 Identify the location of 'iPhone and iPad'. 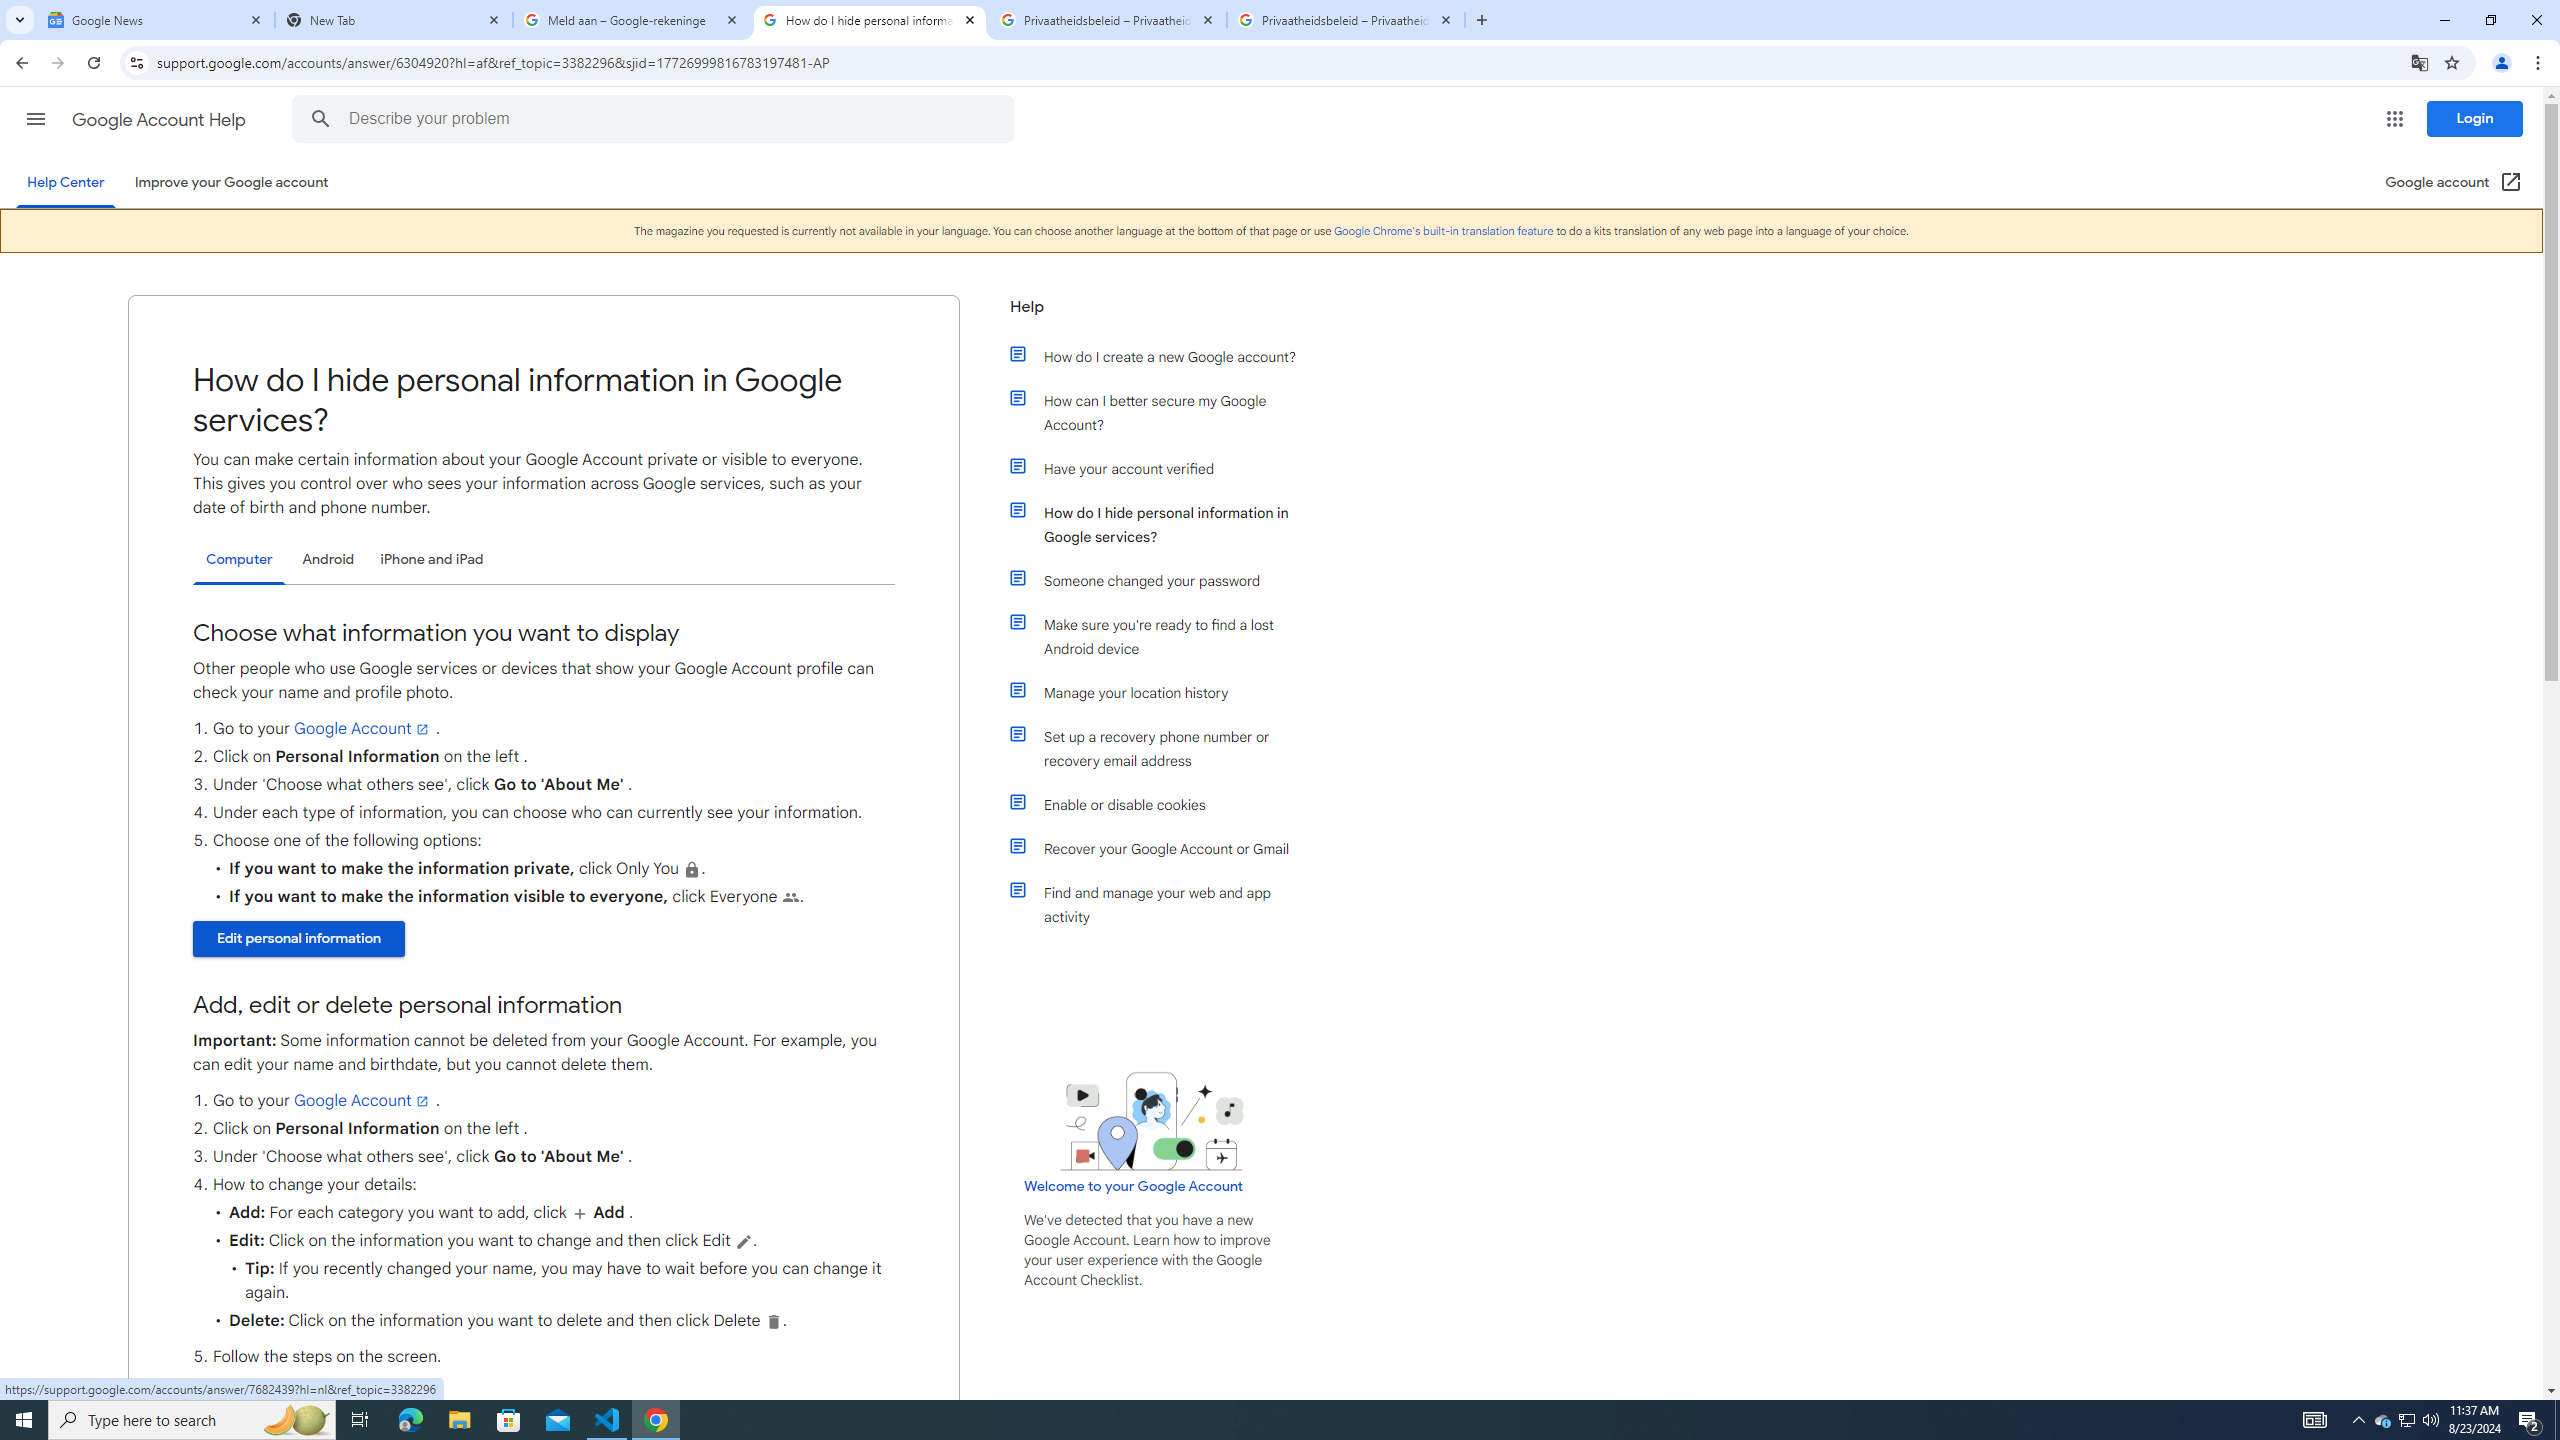
(431, 559).